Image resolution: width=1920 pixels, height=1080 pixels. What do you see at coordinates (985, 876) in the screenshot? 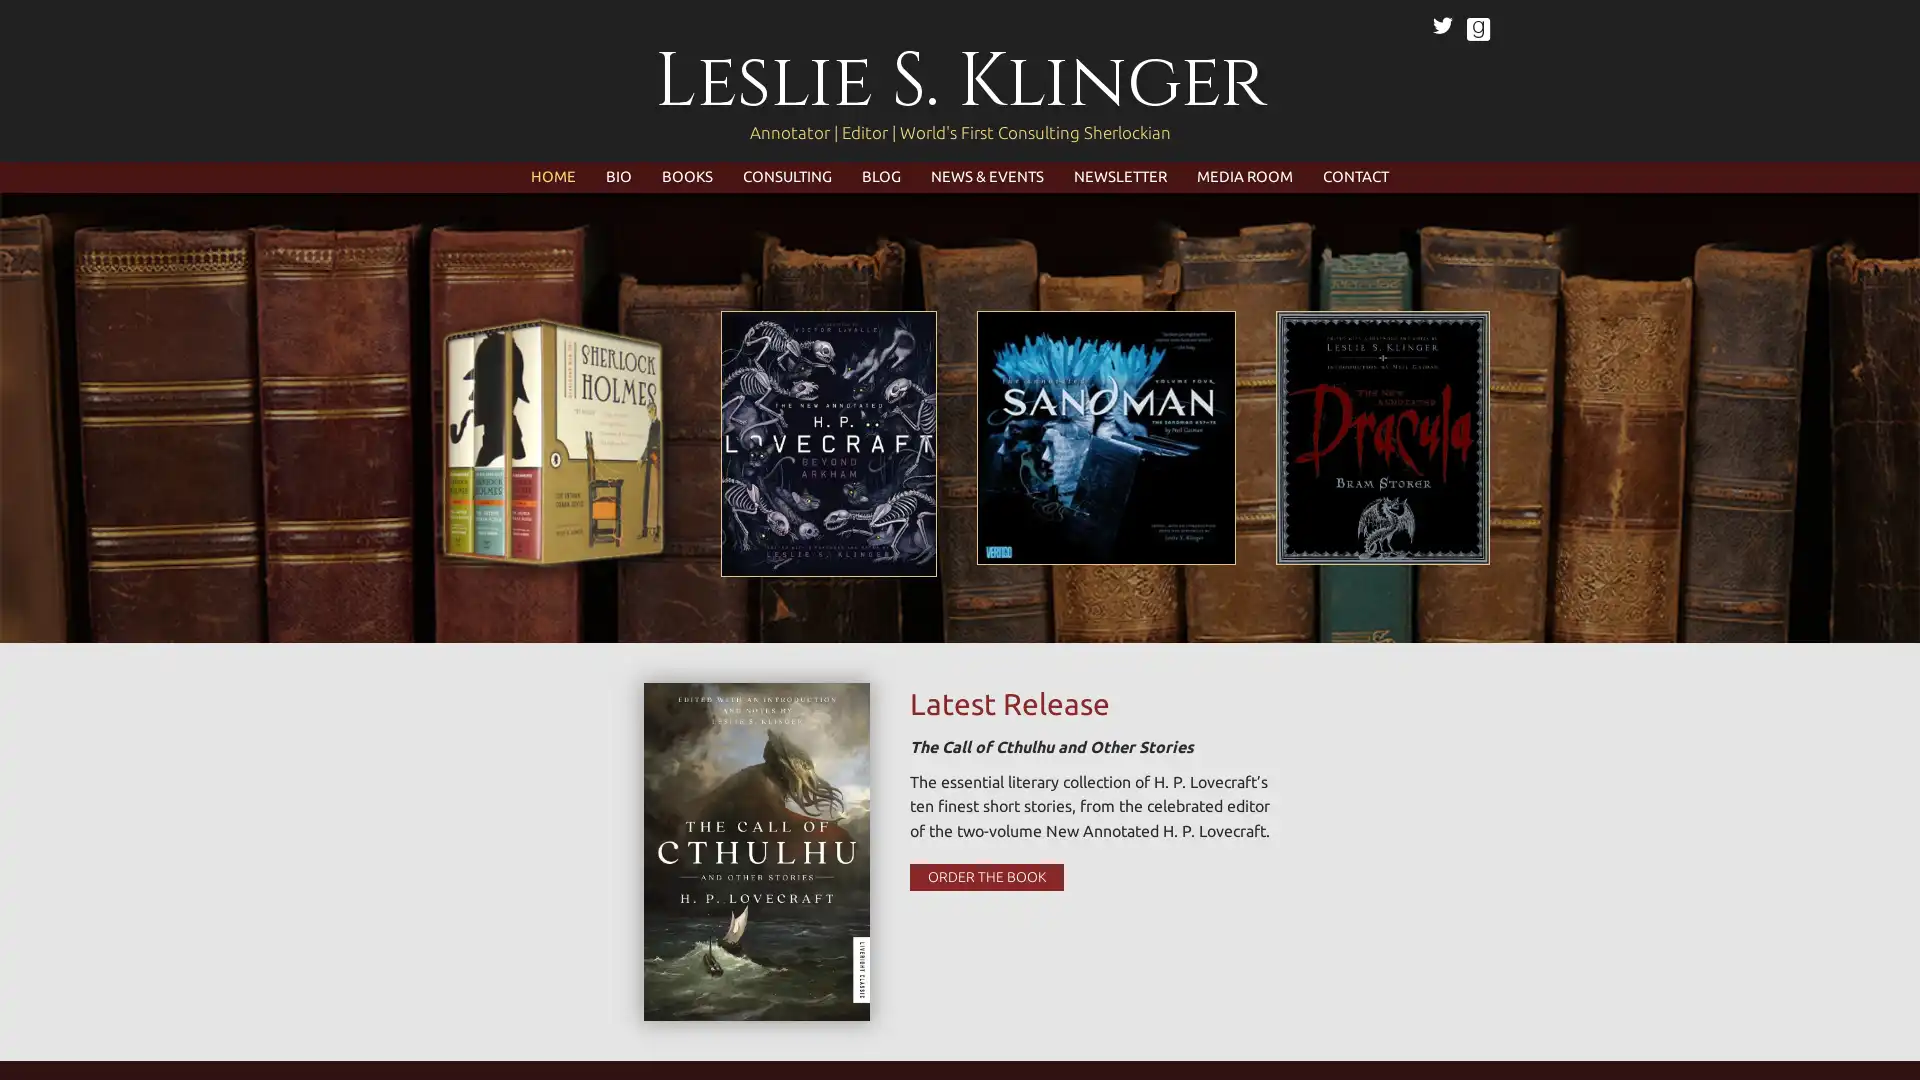
I see `ORDER THE BOOK` at bounding box center [985, 876].